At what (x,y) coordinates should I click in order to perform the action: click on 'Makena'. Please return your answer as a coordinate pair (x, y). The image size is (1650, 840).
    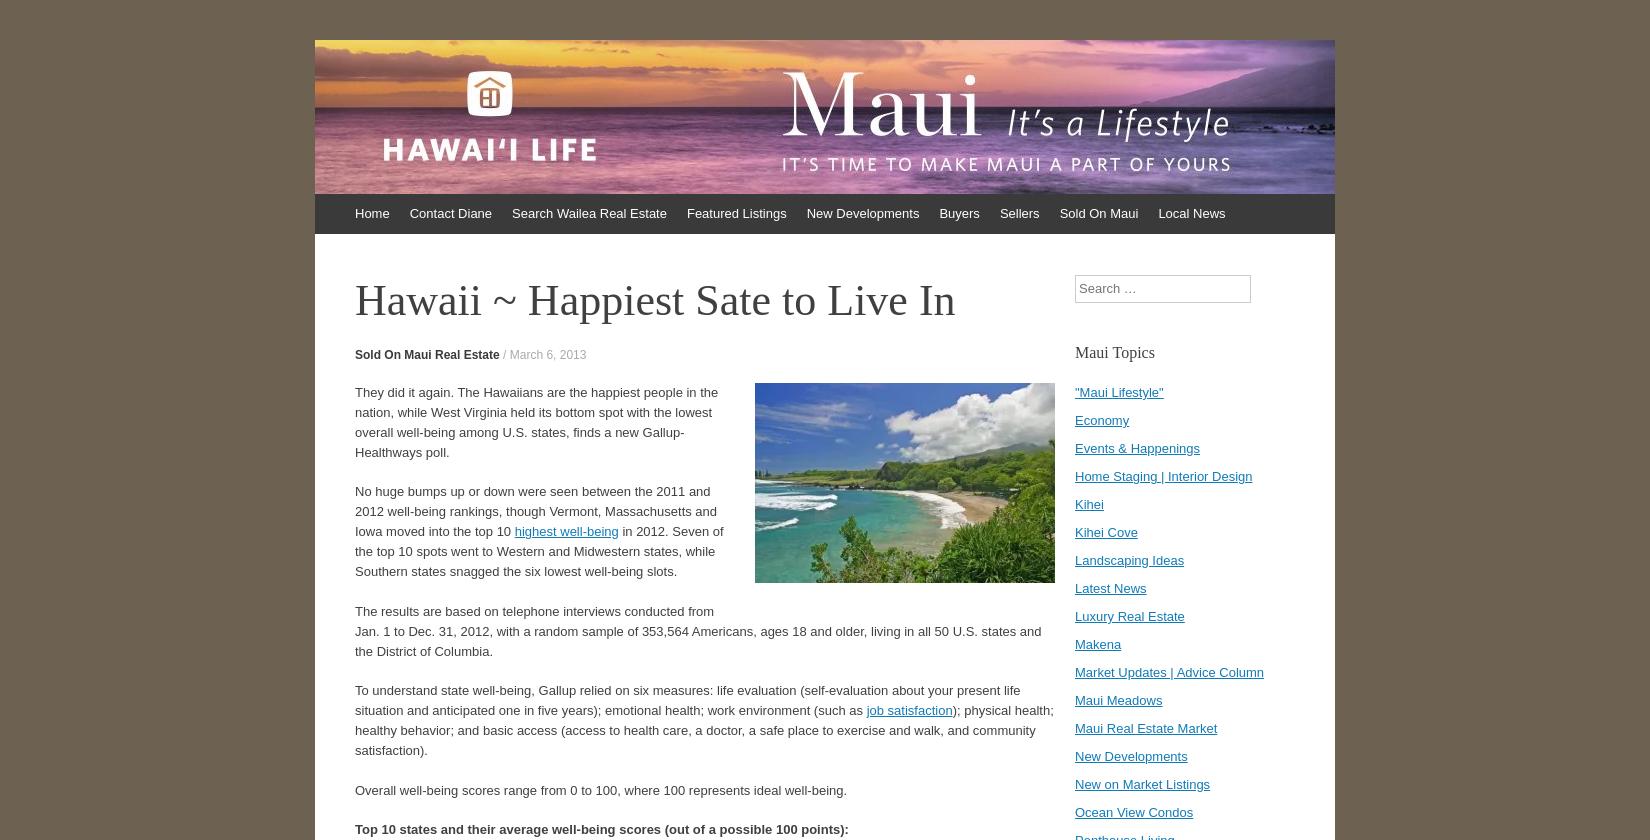
    Looking at the image, I should click on (1098, 644).